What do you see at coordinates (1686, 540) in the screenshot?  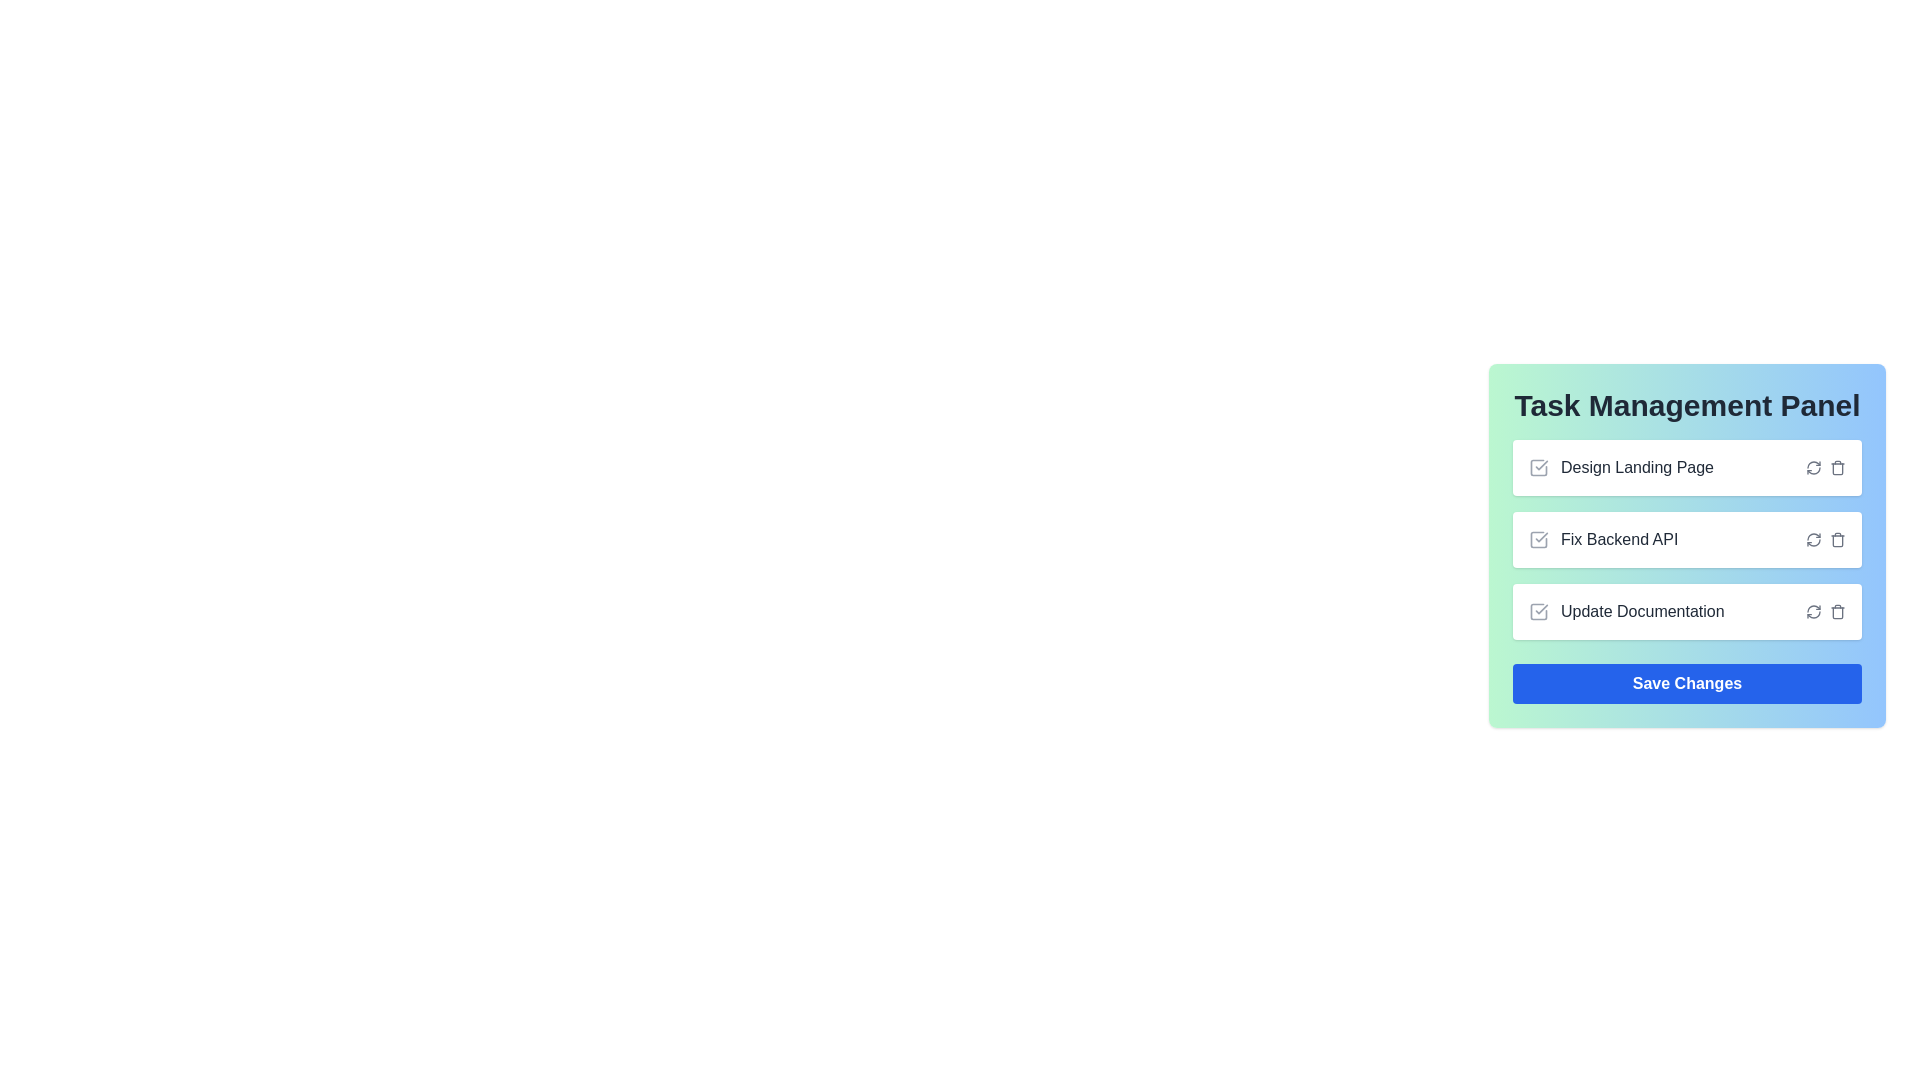 I see `the checkbox of the task list item labeled 'Fix Backend API' to mark the task as done` at bounding box center [1686, 540].